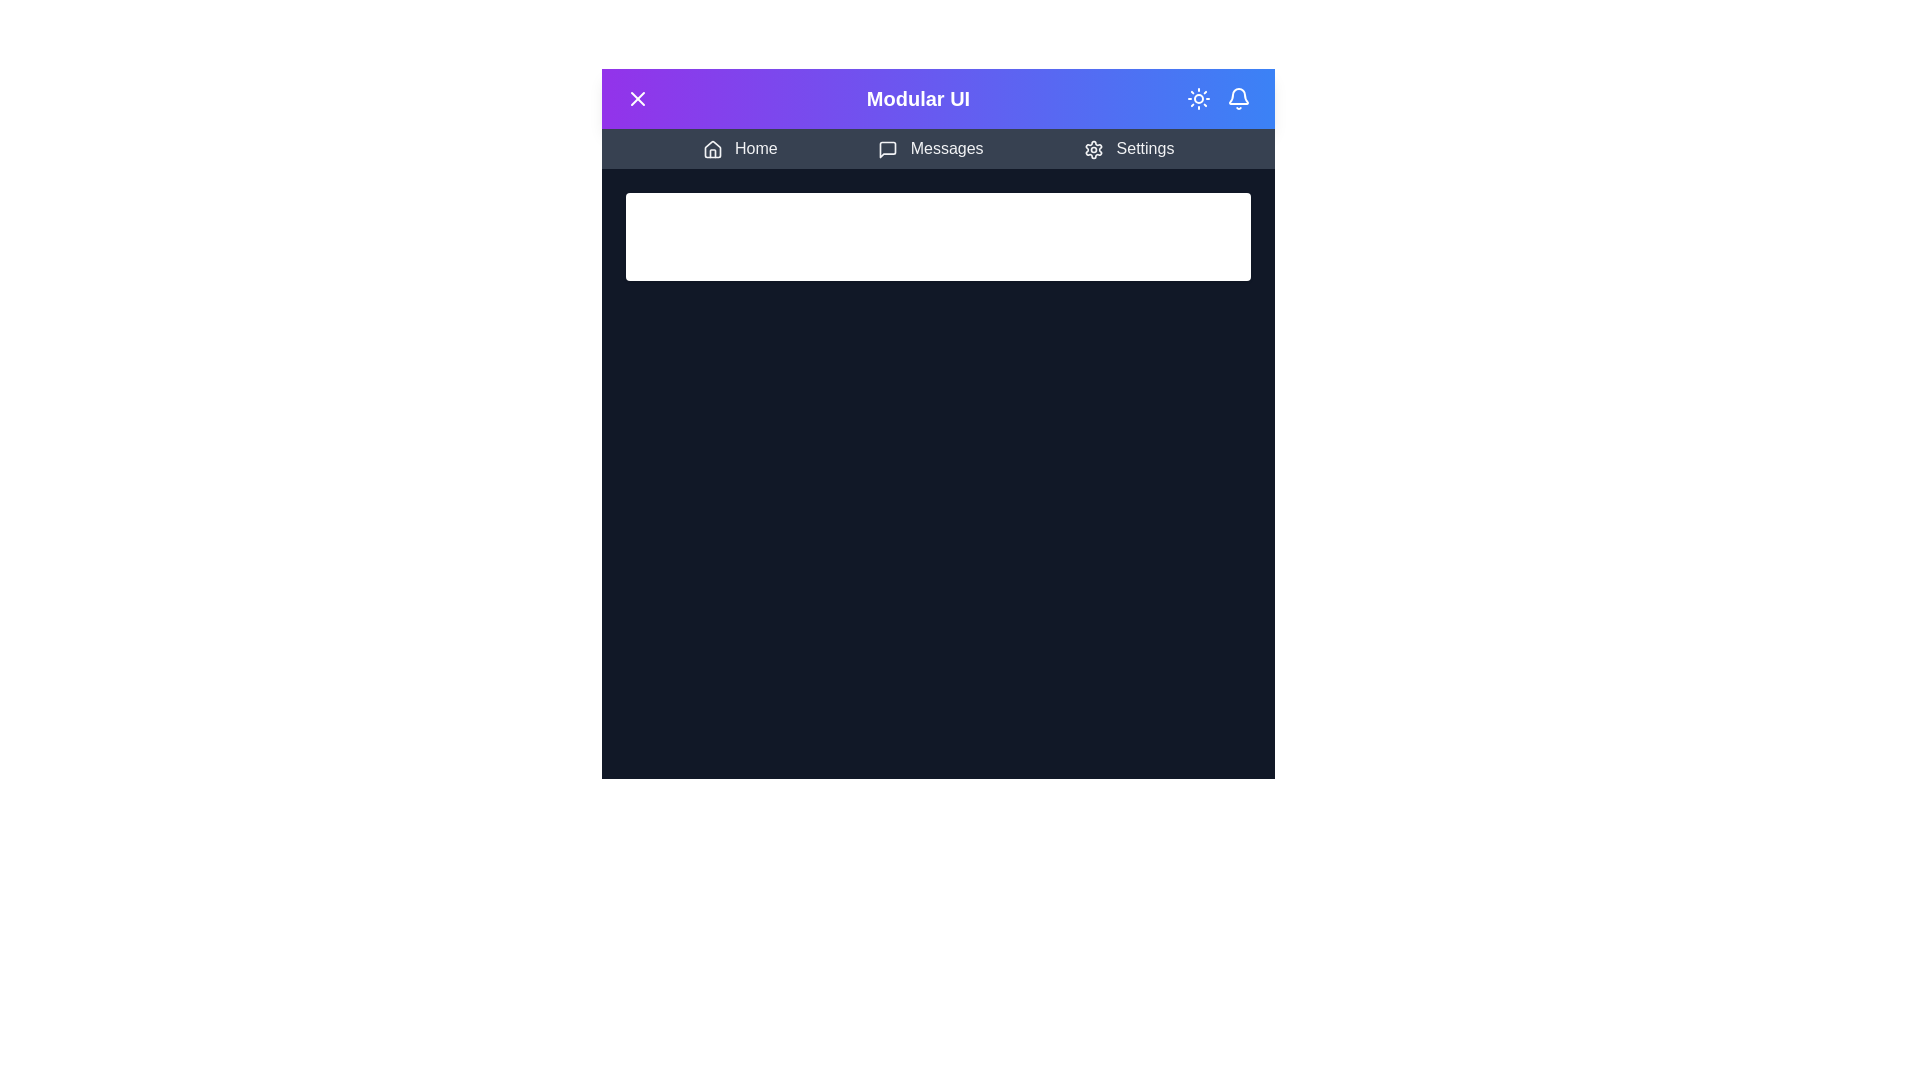 Image resolution: width=1920 pixels, height=1080 pixels. What do you see at coordinates (637, 99) in the screenshot?
I see `menu button to toggle the menu open or closed` at bounding box center [637, 99].